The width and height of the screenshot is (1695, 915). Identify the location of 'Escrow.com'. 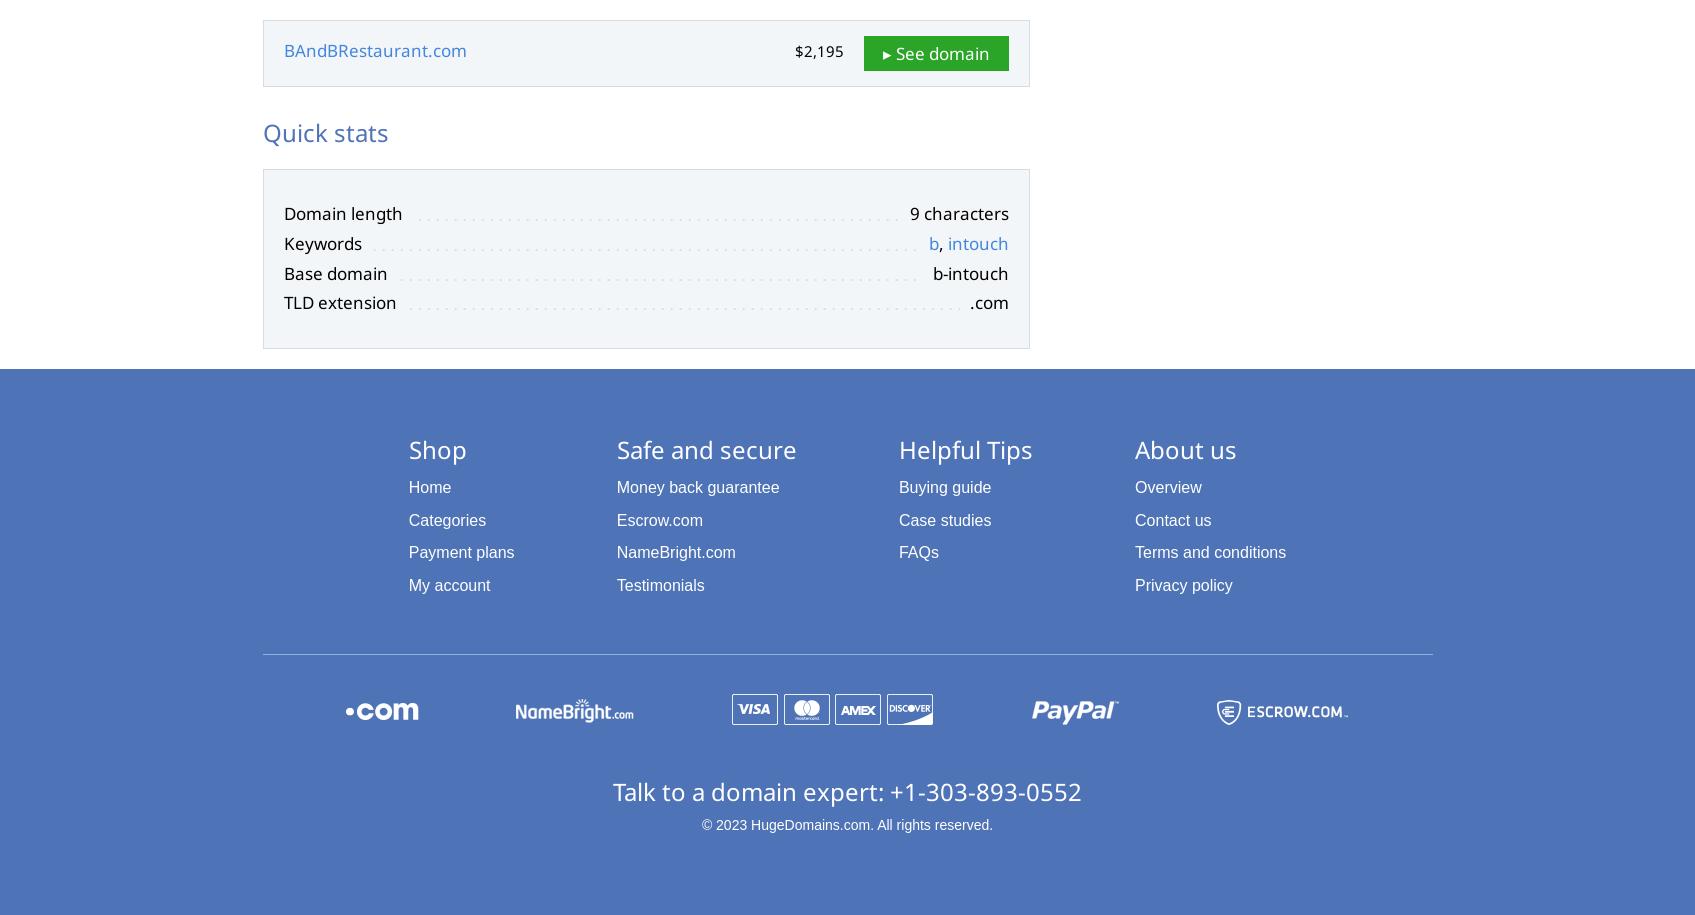
(659, 519).